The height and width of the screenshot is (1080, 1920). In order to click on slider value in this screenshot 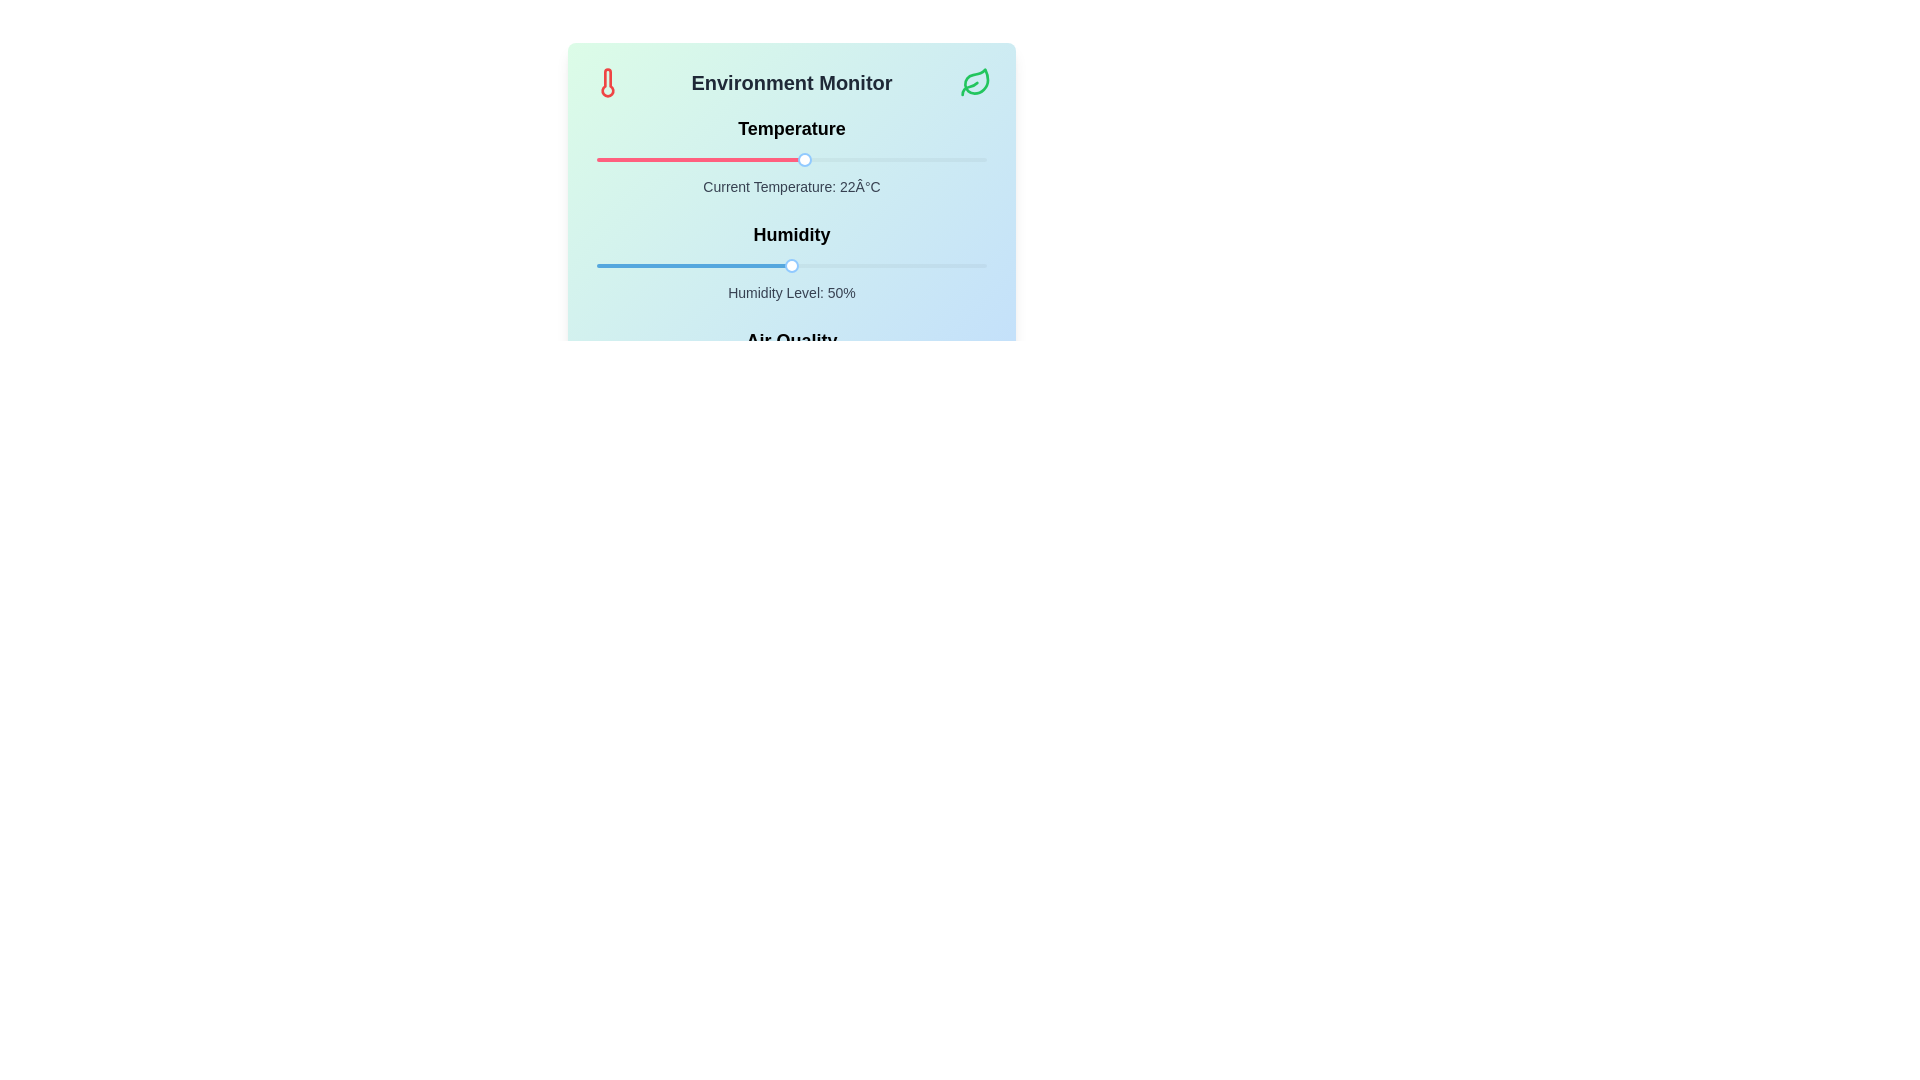, I will do `click(806, 265)`.